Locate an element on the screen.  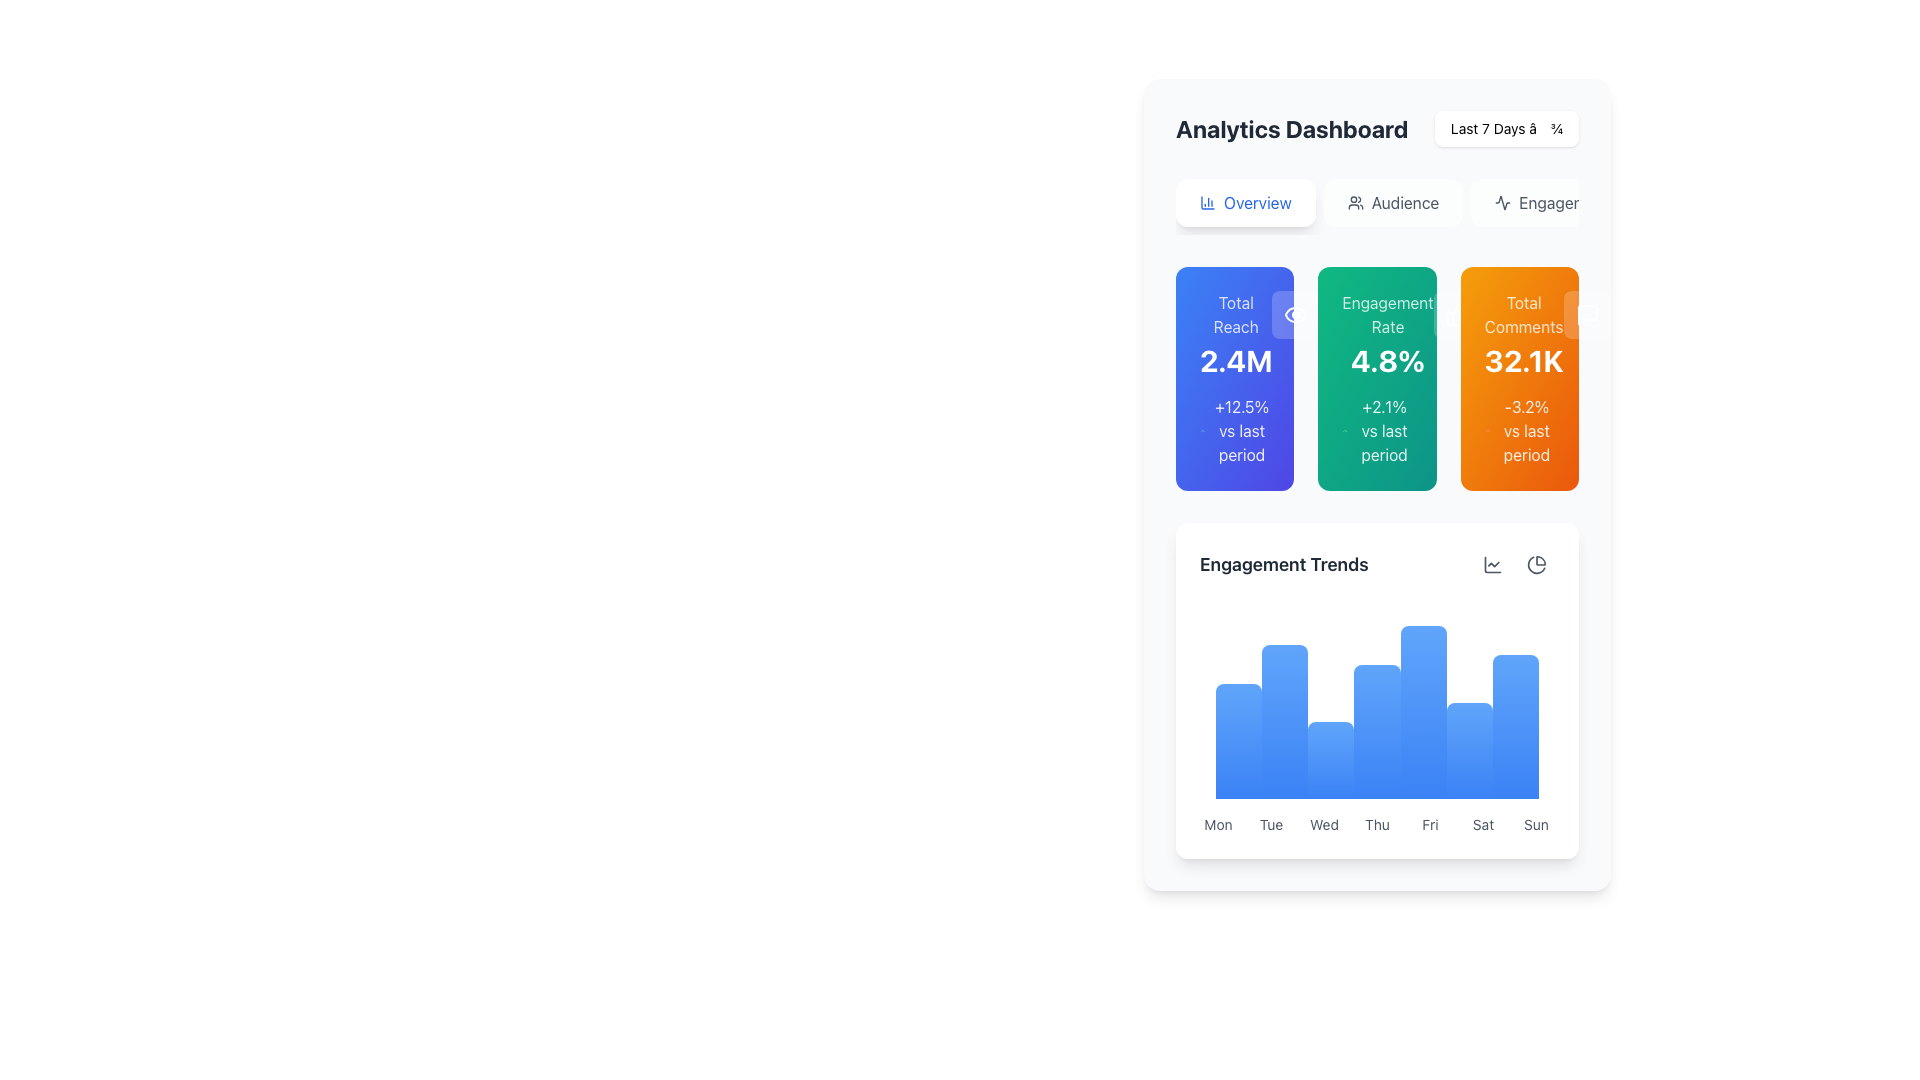
the Text-based UI button with an icon is located at coordinates (1256, 203).